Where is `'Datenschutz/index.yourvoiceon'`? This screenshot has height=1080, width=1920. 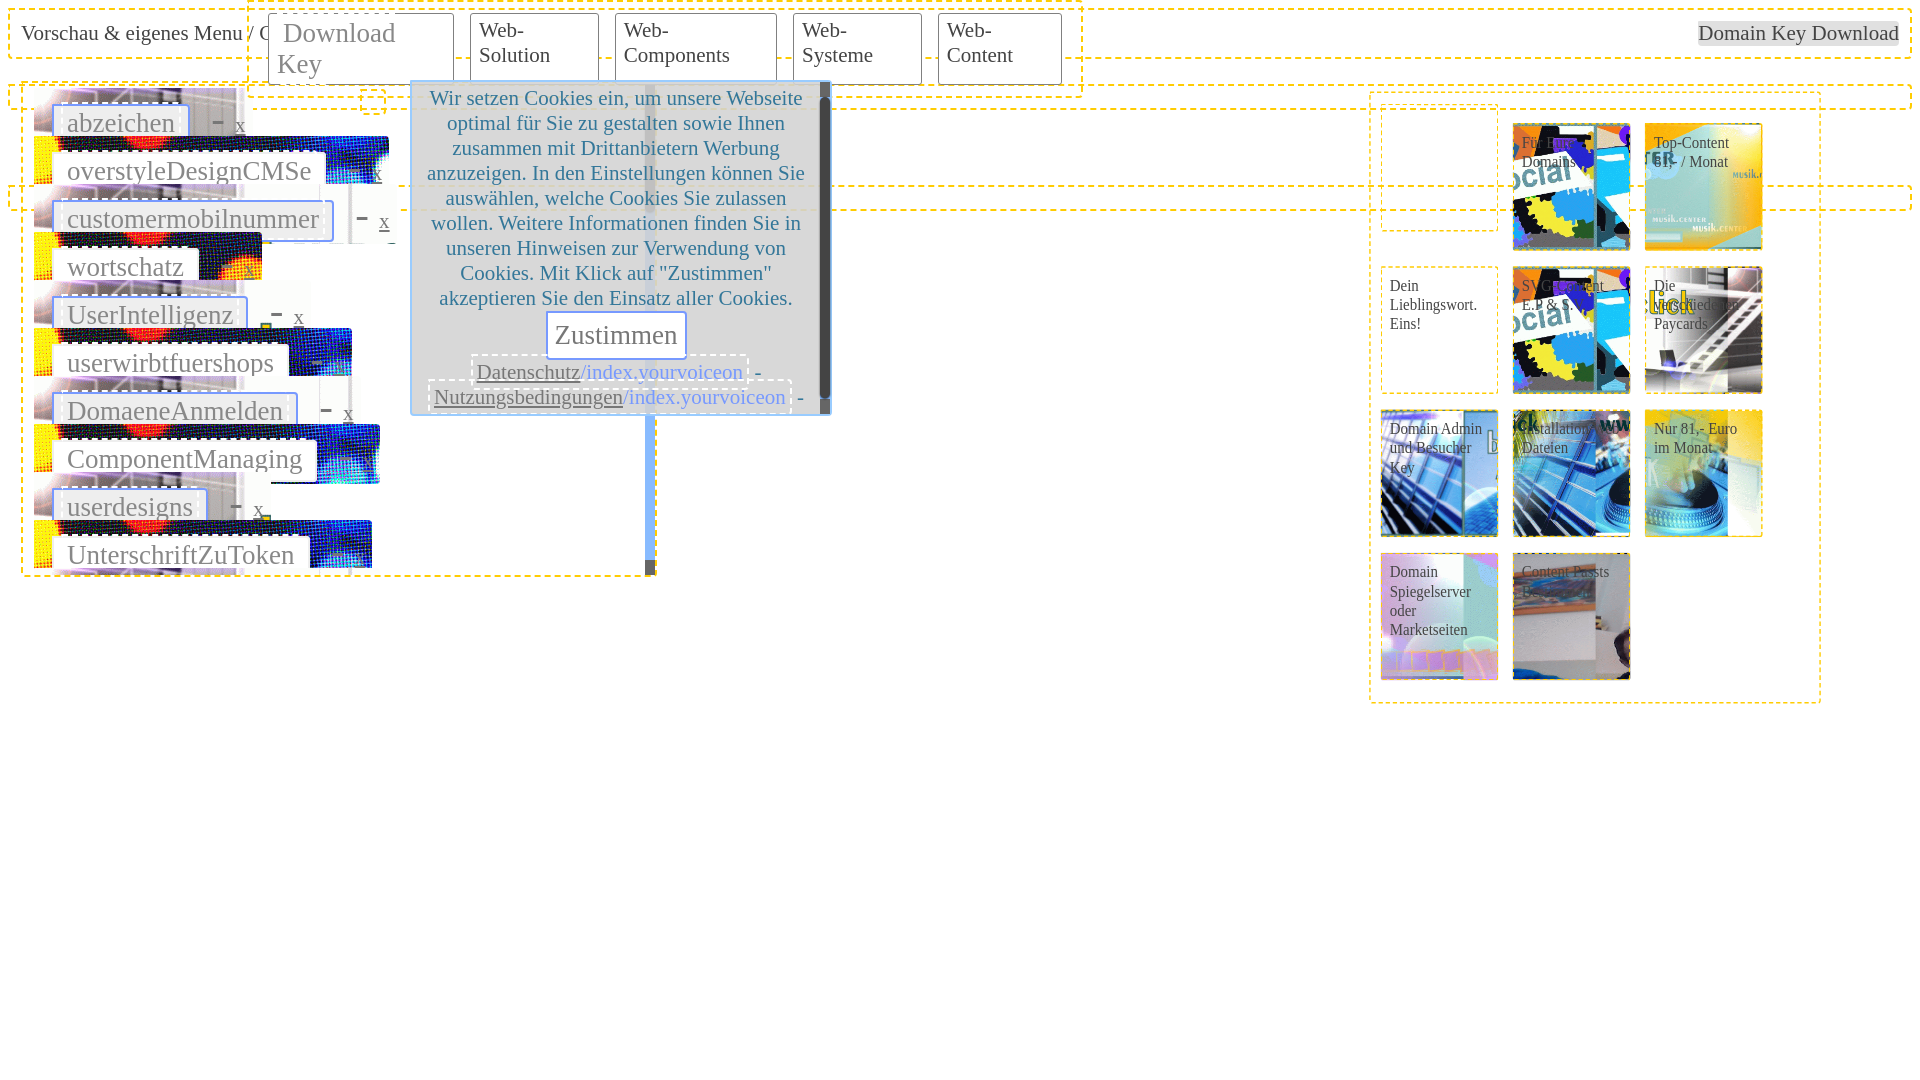 'Datenschutz/index.yourvoiceon' is located at coordinates (609, 371).